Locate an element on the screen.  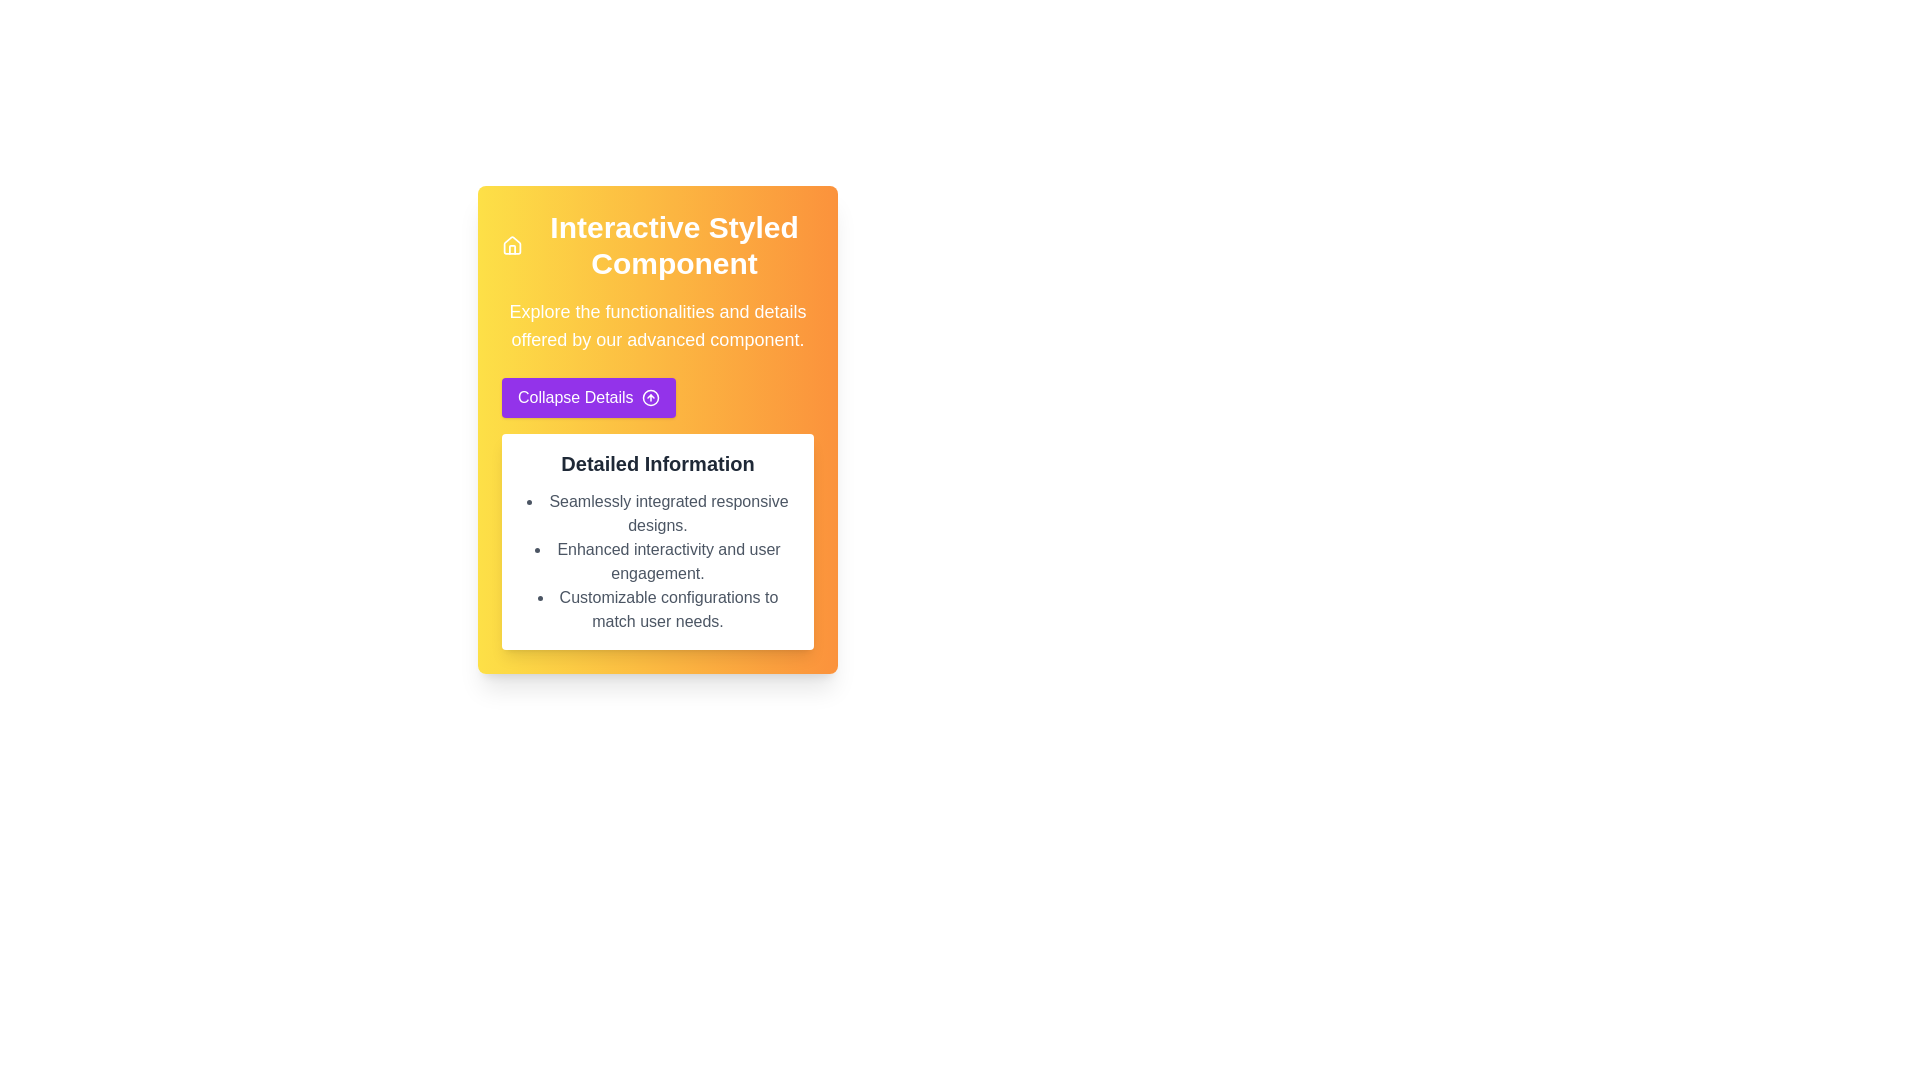
the text label that provides a concise descriptive context about the advanced component's offerings, located beneath the title 'Interactive Styled Component' and above the purple button 'Collapse Details' is located at coordinates (657, 325).